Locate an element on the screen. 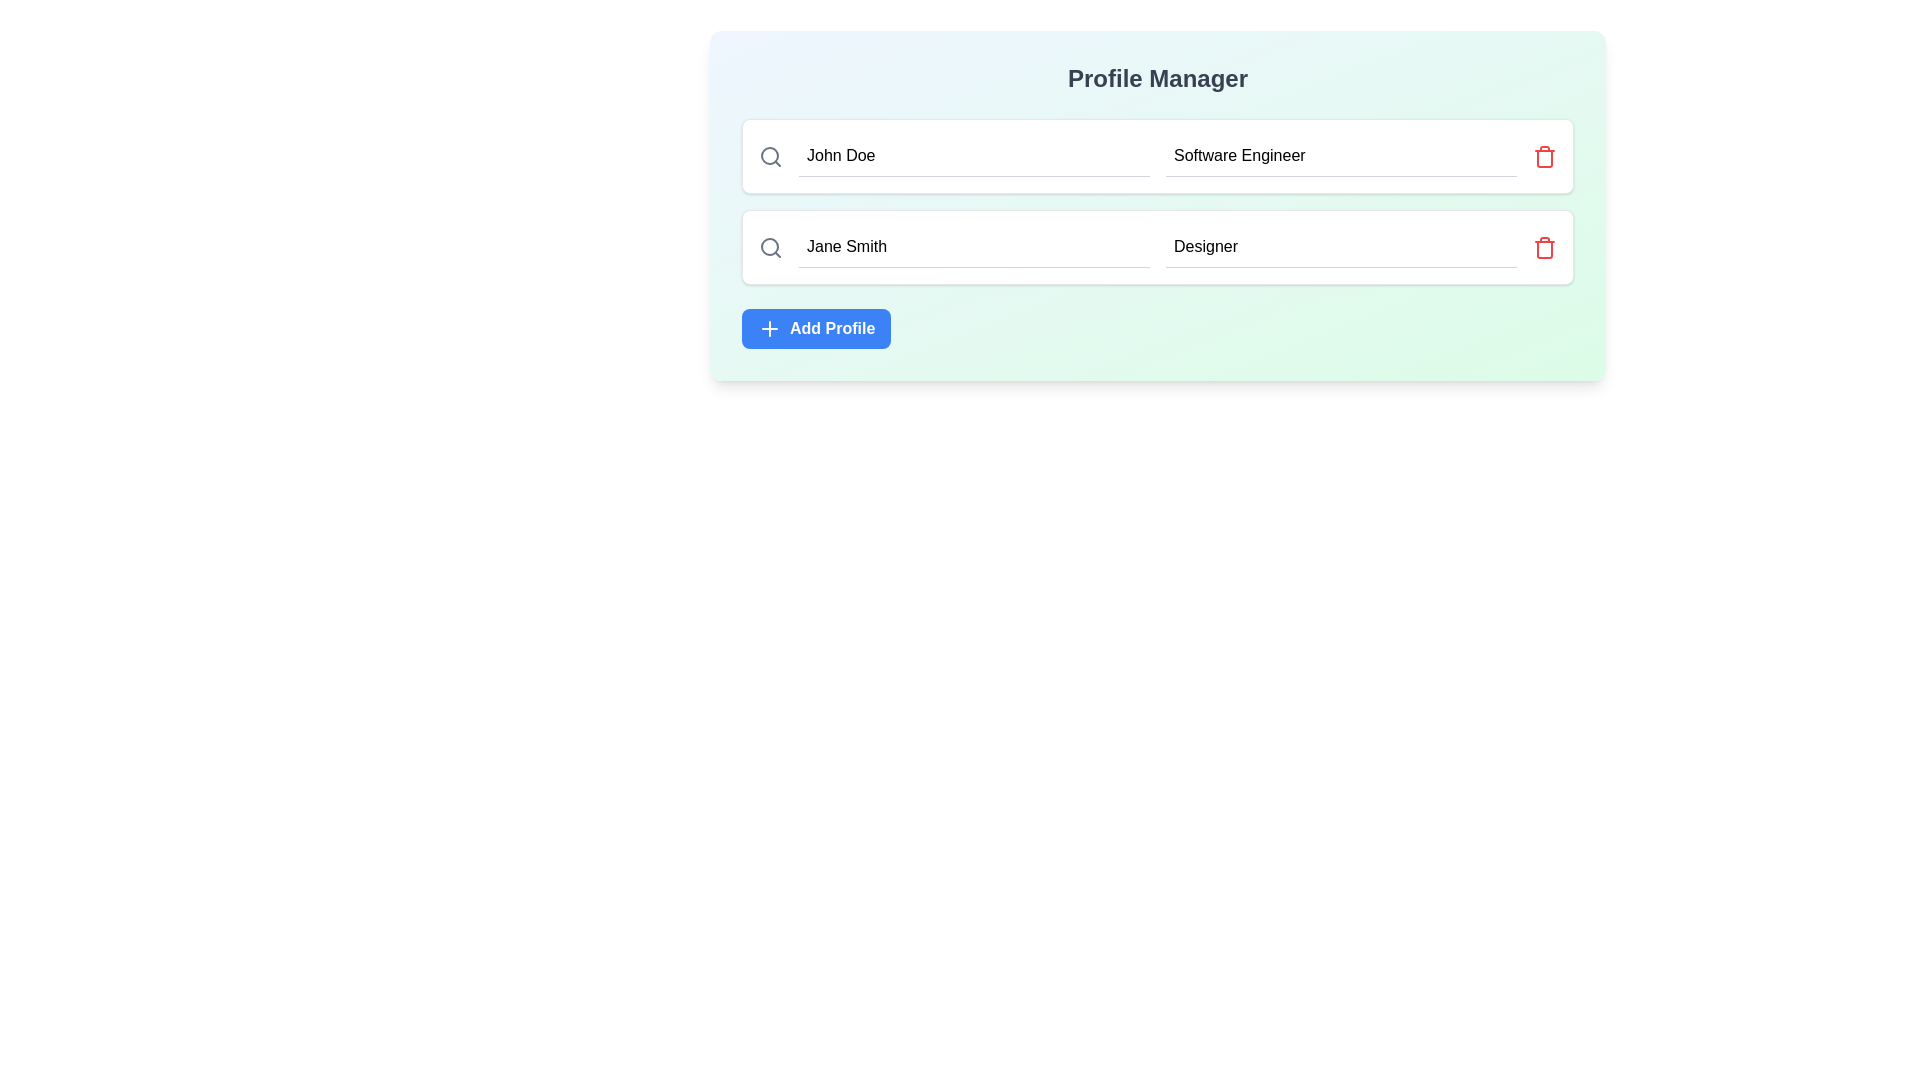 This screenshot has width=1920, height=1080. the plus icon located at the left edge of the 'Add Profile' button is located at coordinates (768, 327).